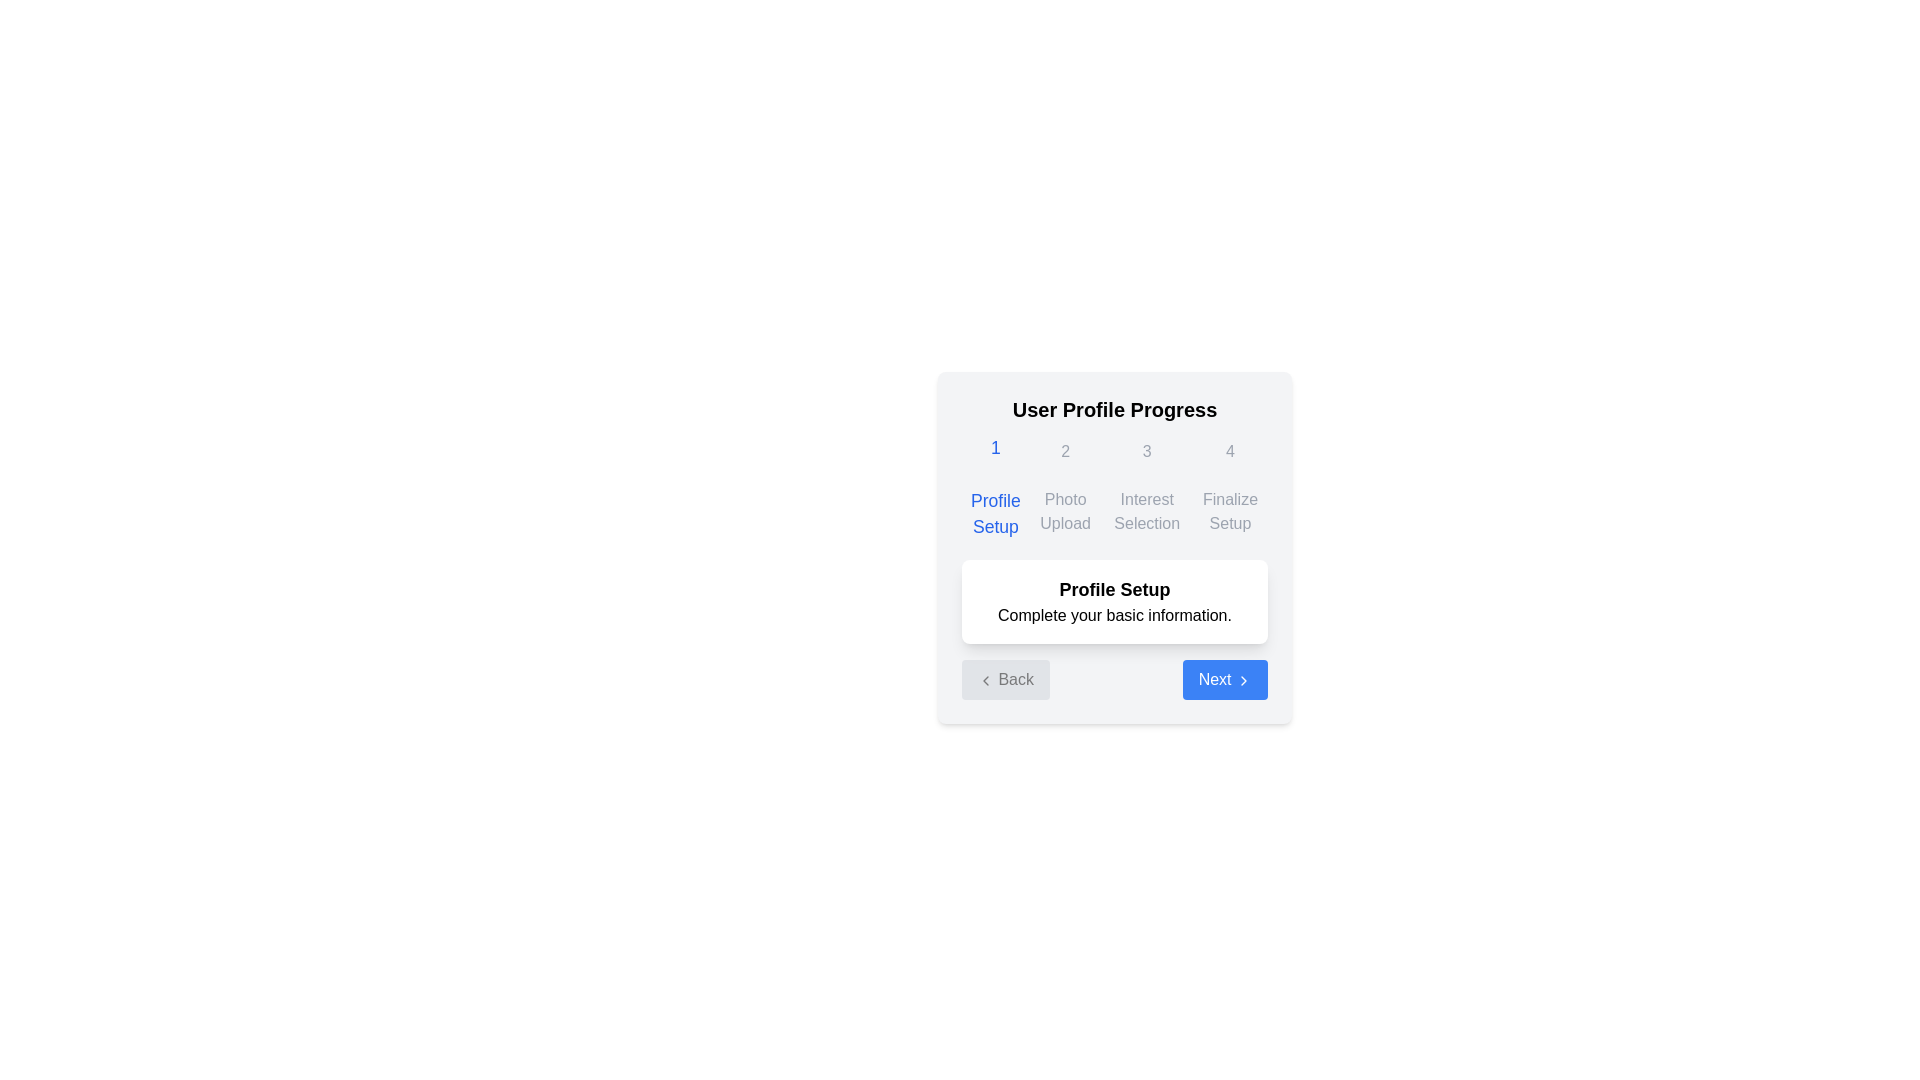 This screenshot has height=1080, width=1920. I want to click on the static visual indicator representing the 'Interest Selection' stage, which is the third element in a sequence of four vertically-aligned groups, located between 'Photo Upload' and 'Finalize Setup', so click(1147, 488).